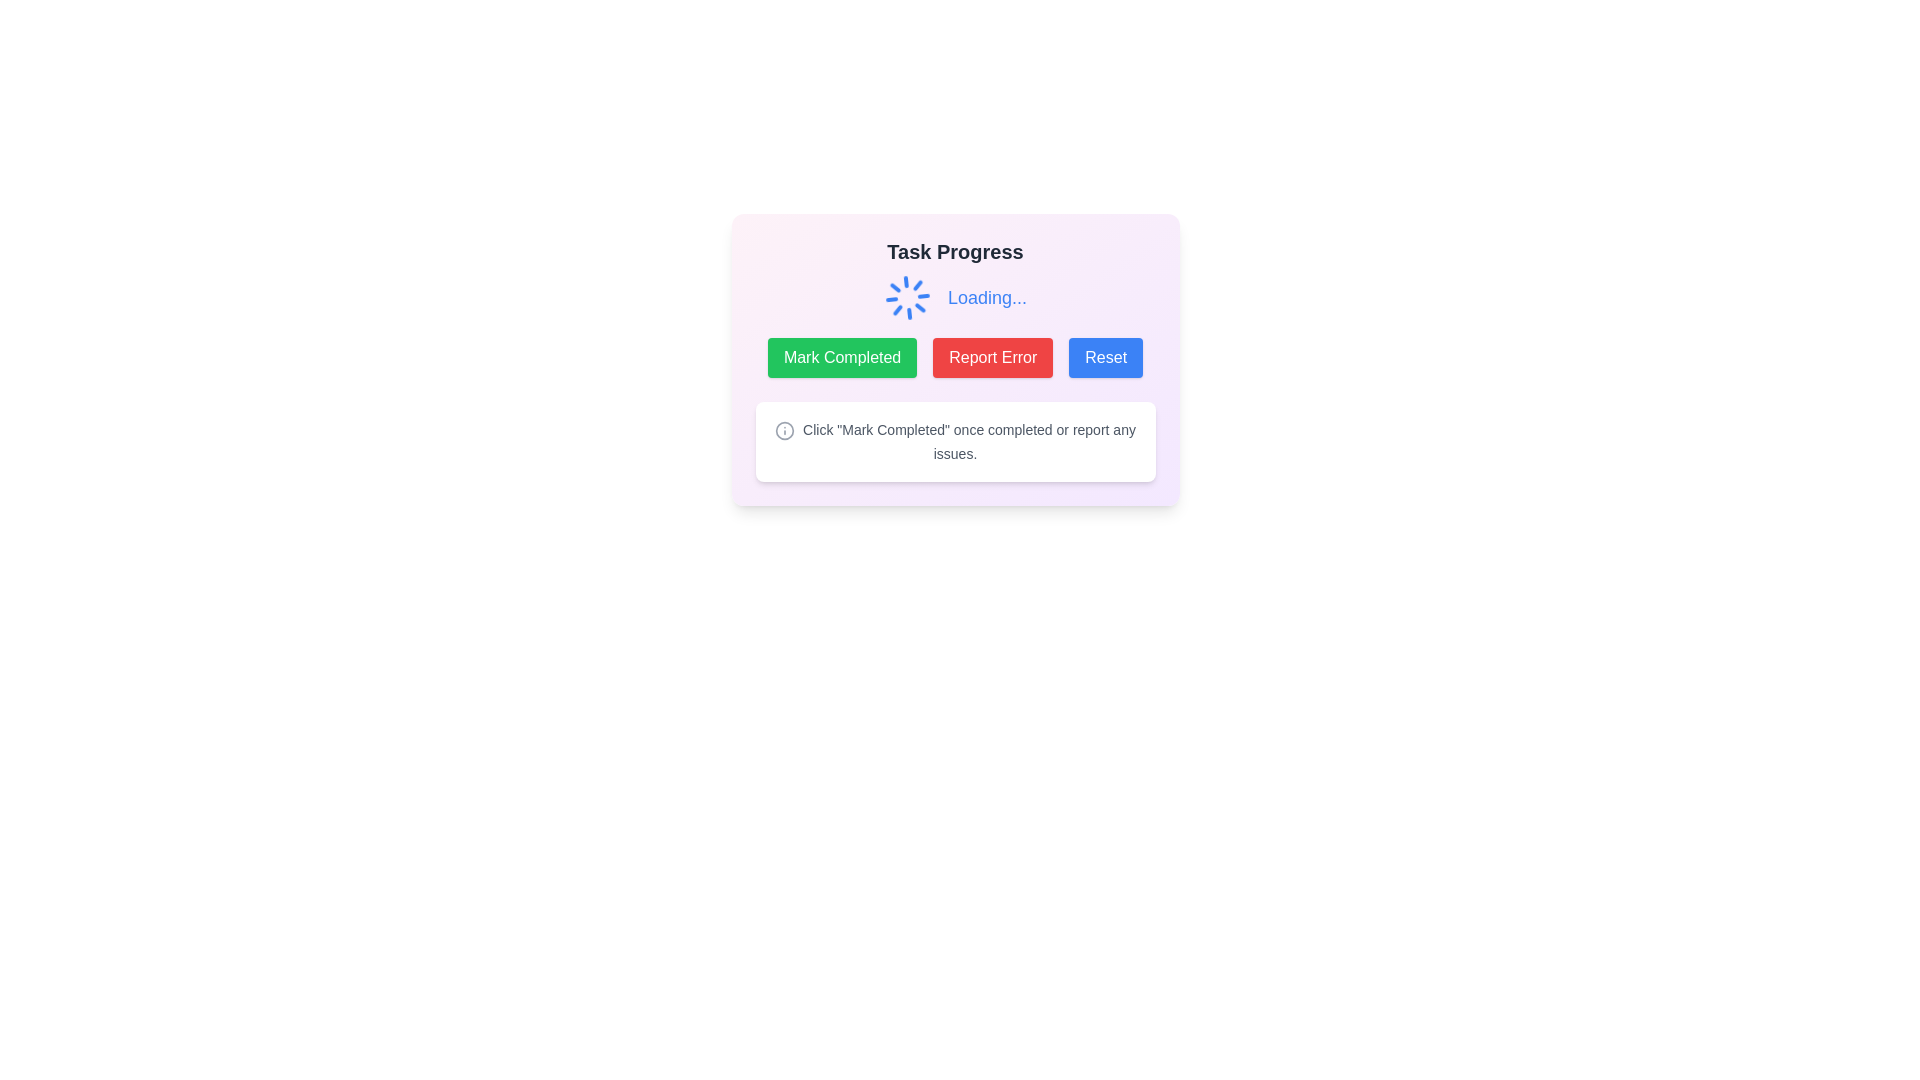 Image resolution: width=1920 pixels, height=1080 pixels. Describe the element at coordinates (987, 297) in the screenshot. I see `text label indicating the current operation or task status, which is located immediately to the right of a spinning loader animation` at that location.